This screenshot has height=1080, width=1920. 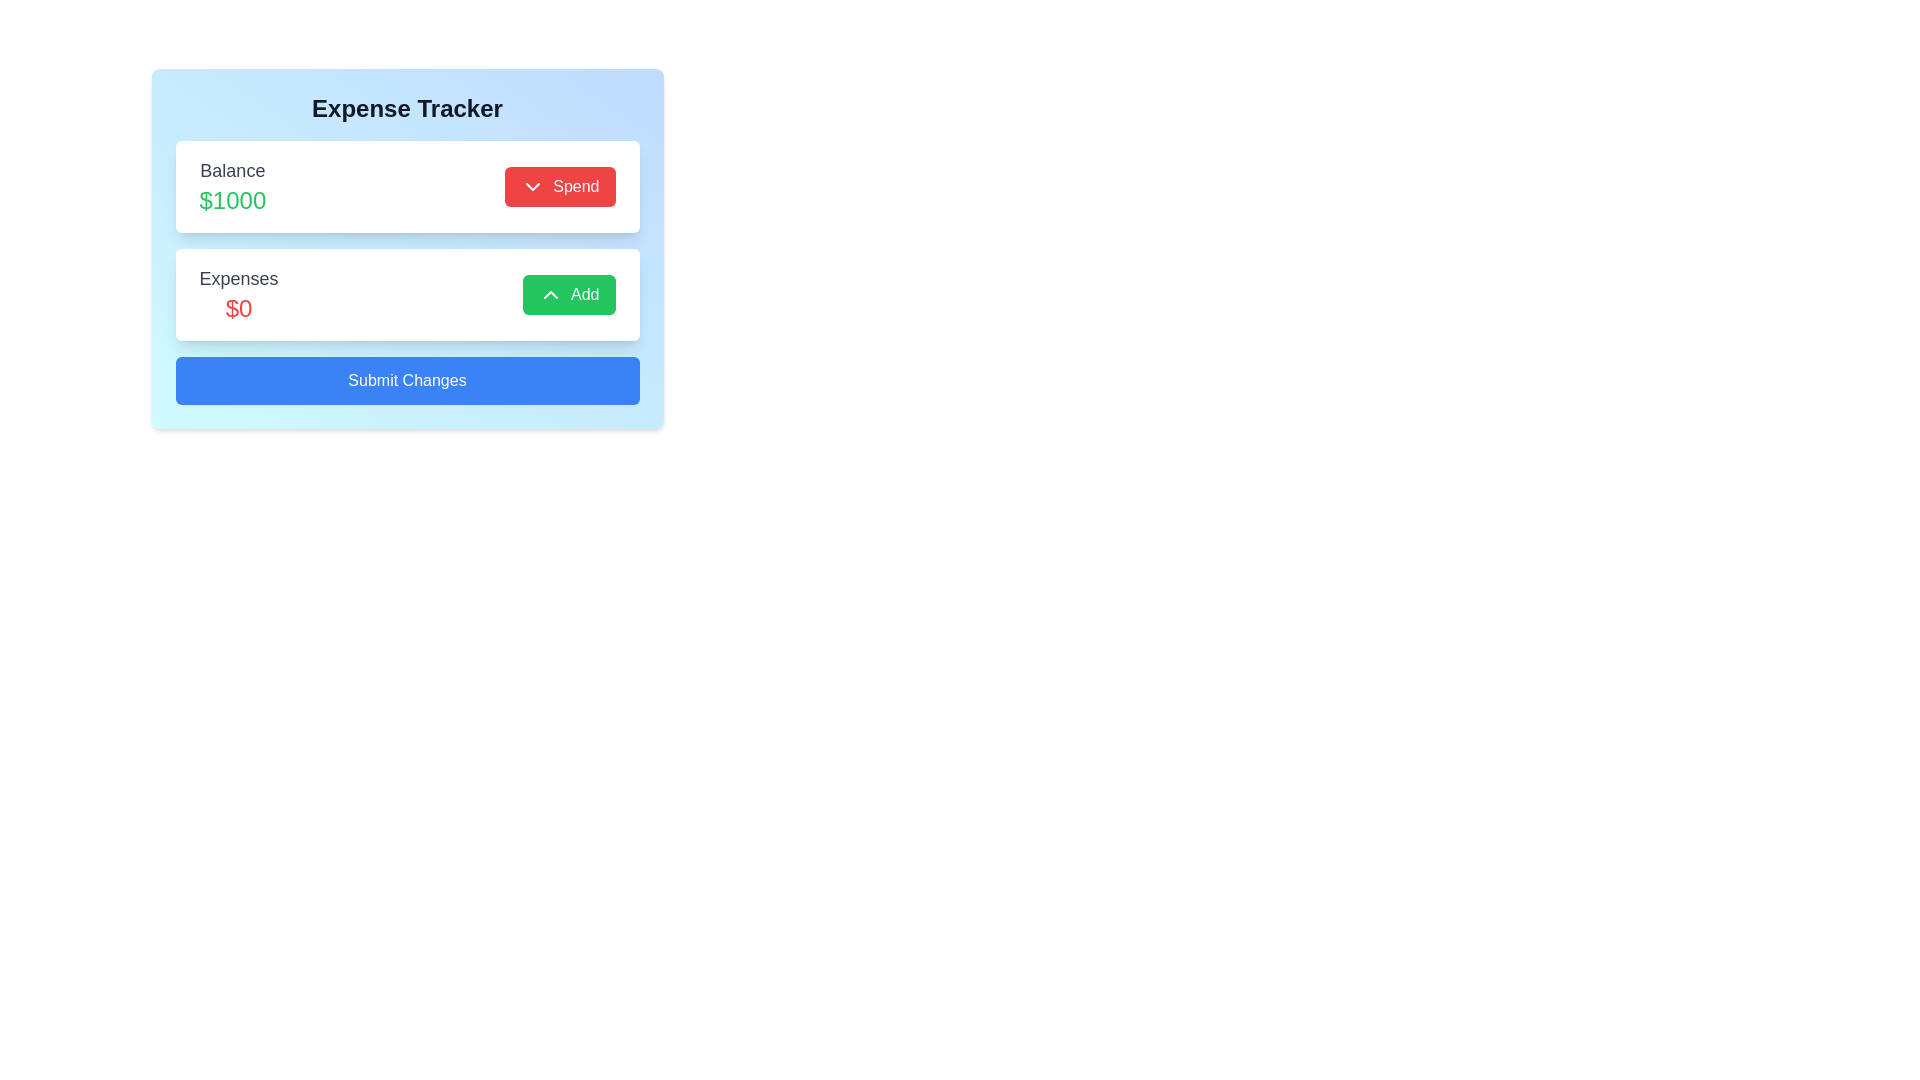 What do you see at coordinates (232, 186) in the screenshot?
I see `contents of the Text display showing the user's current balance information located at the top-left section of the card interface` at bounding box center [232, 186].